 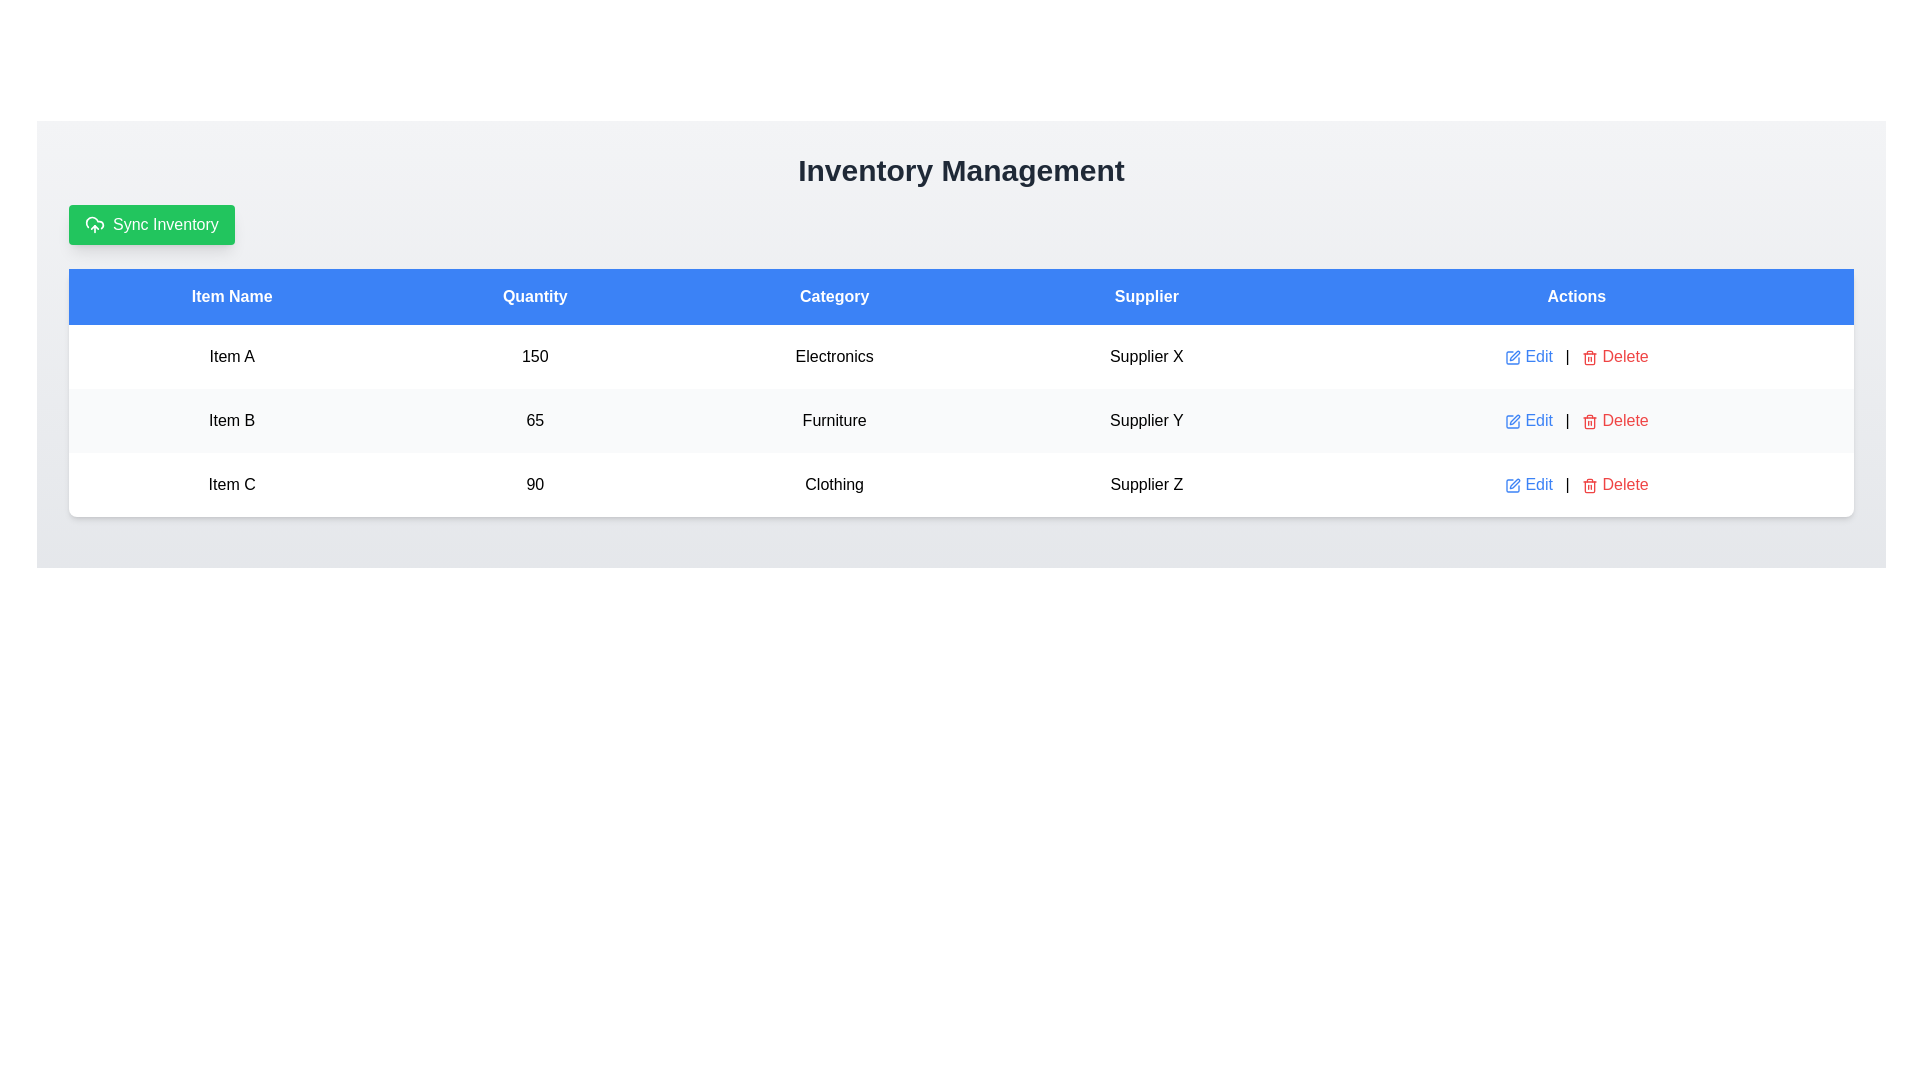 What do you see at coordinates (1146, 419) in the screenshot?
I see `the text label displaying 'Supplier Y', which is located in the fourth column of the second row of a table underneath the 'Supplier' header` at bounding box center [1146, 419].